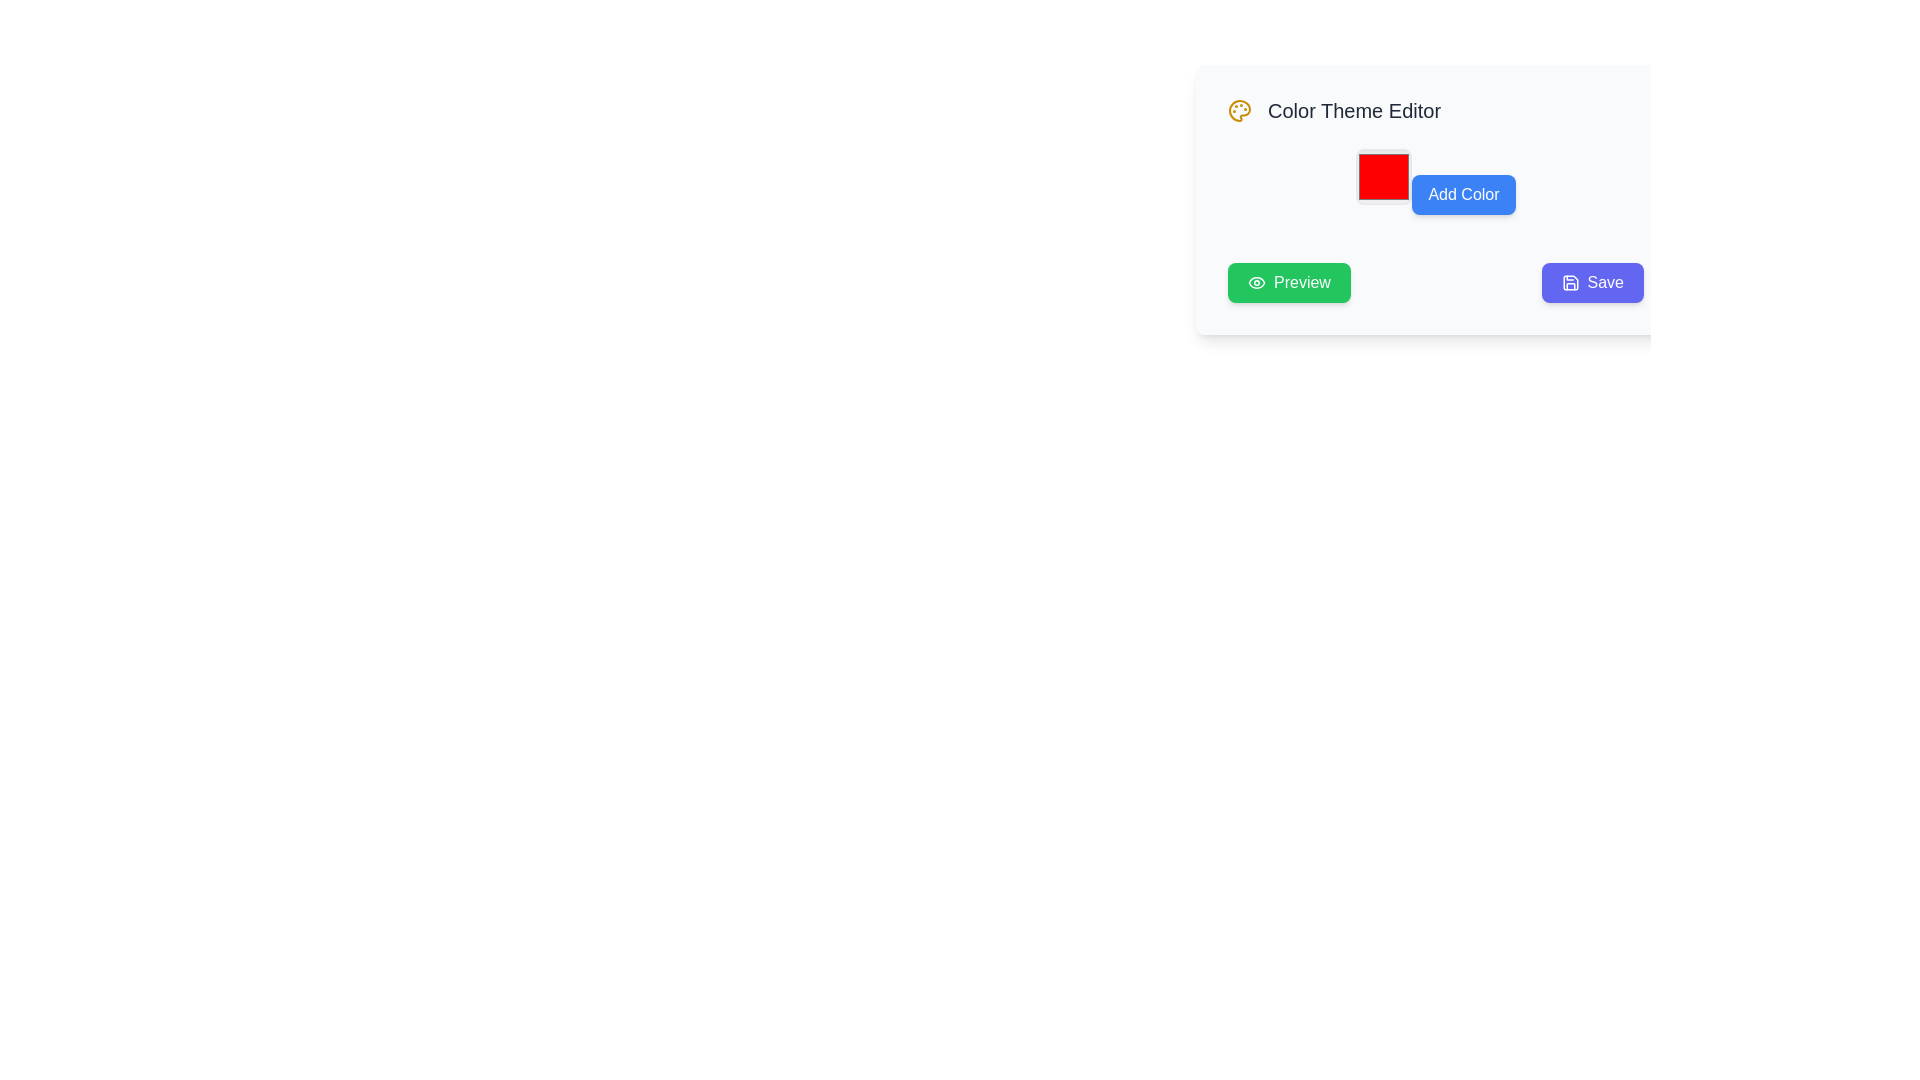  What do you see at coordinates (1256, 282) in the screenshot?
I see `on the 'Preview' button icon located centrally within the card titled 'Color Theme Editor' for specific interactions` at bounding box center [1256, 282].